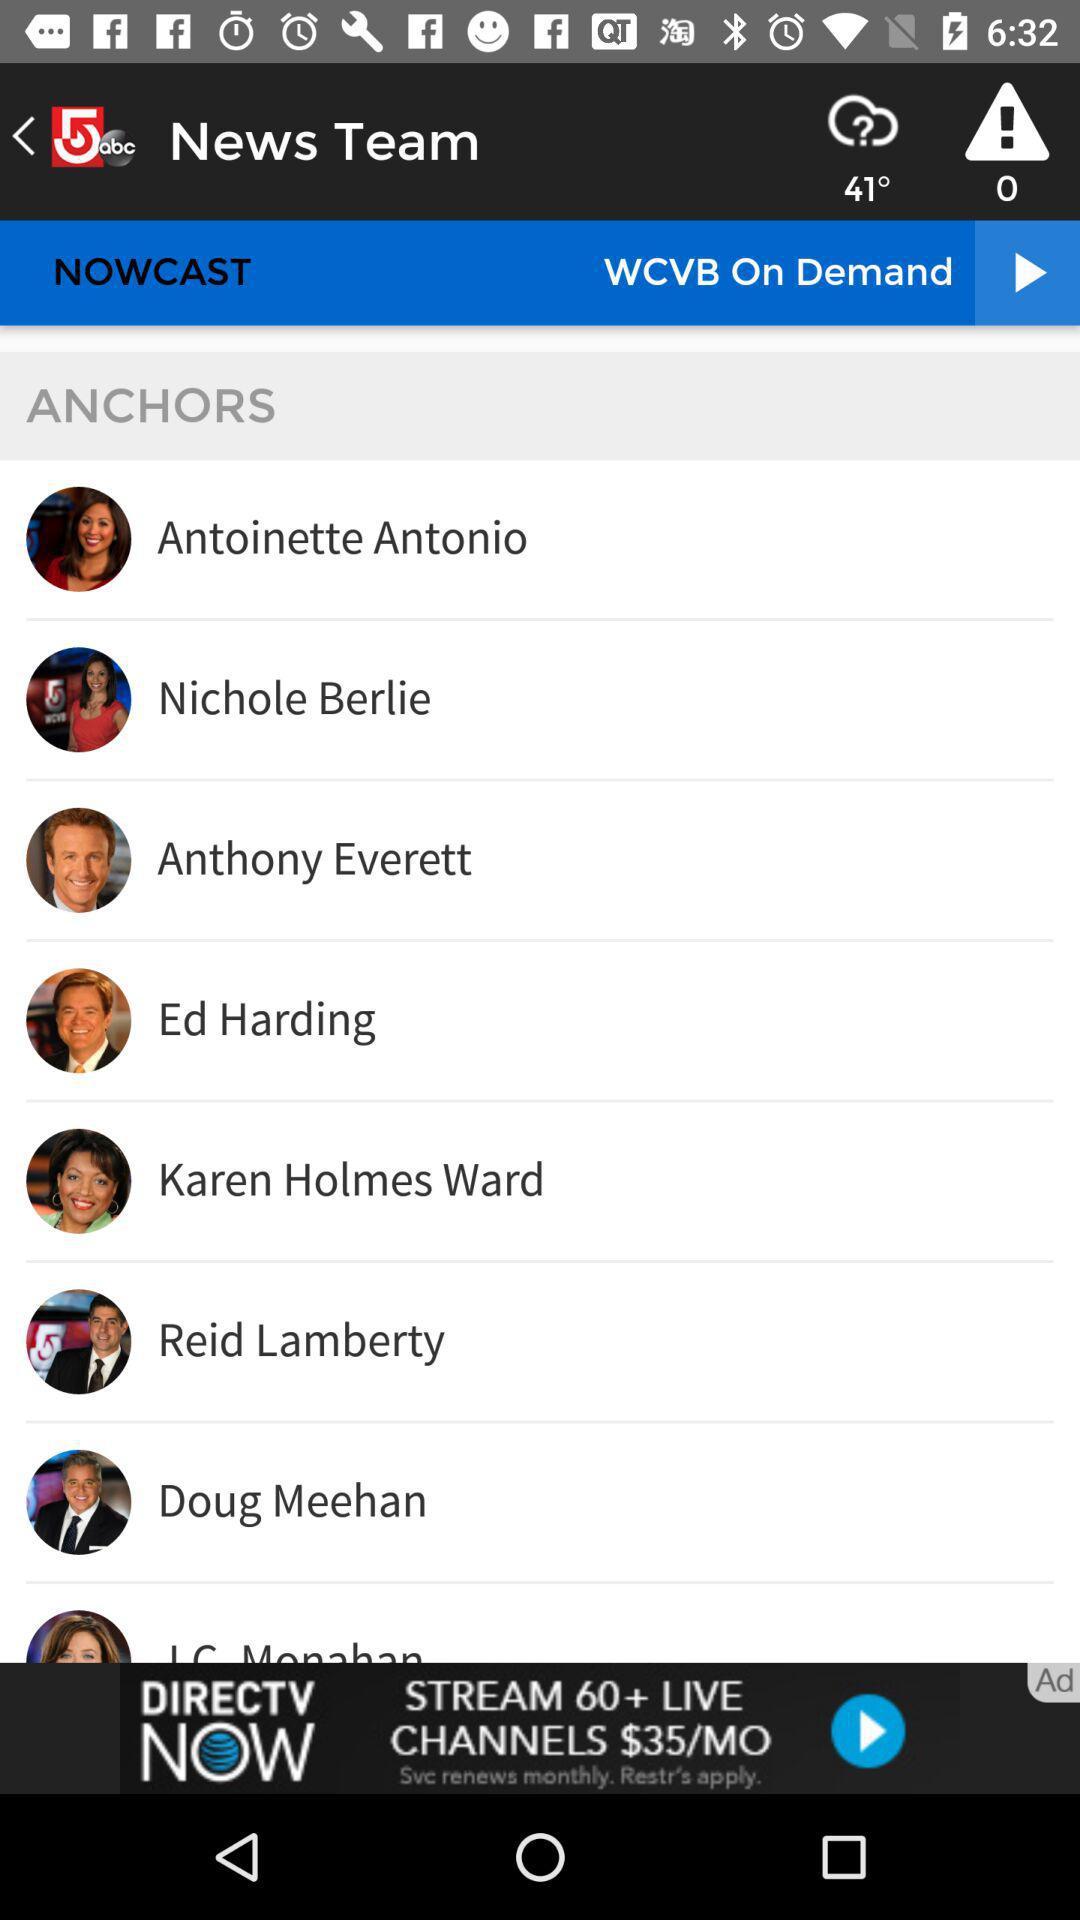 The width and height of the screenshot is (1080, 1920). I want to click on click the advertisement, so click(540, 1727).